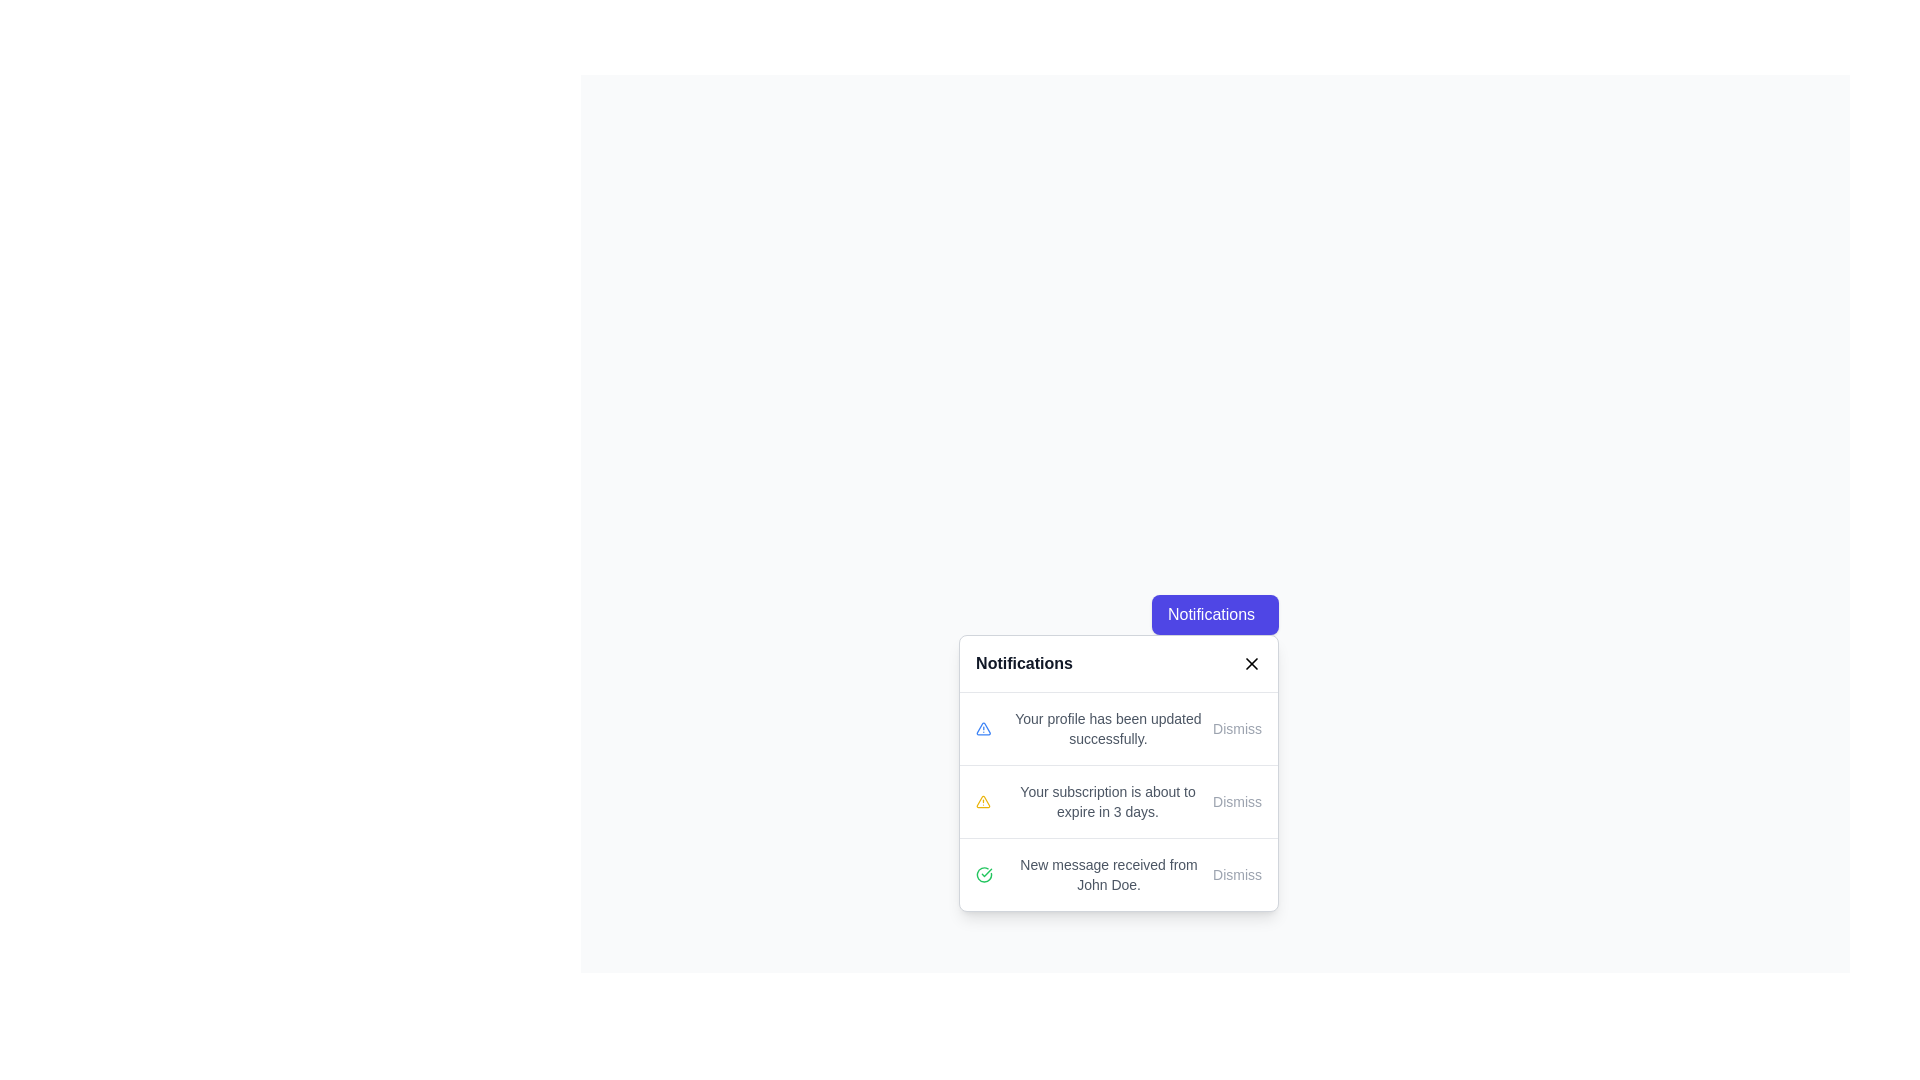  I want to click on informational notification text label about a new message received from 'John Doe', located to the right of the checkmark icon in the bottom notification row of the notification panel, so click(1093, 874).